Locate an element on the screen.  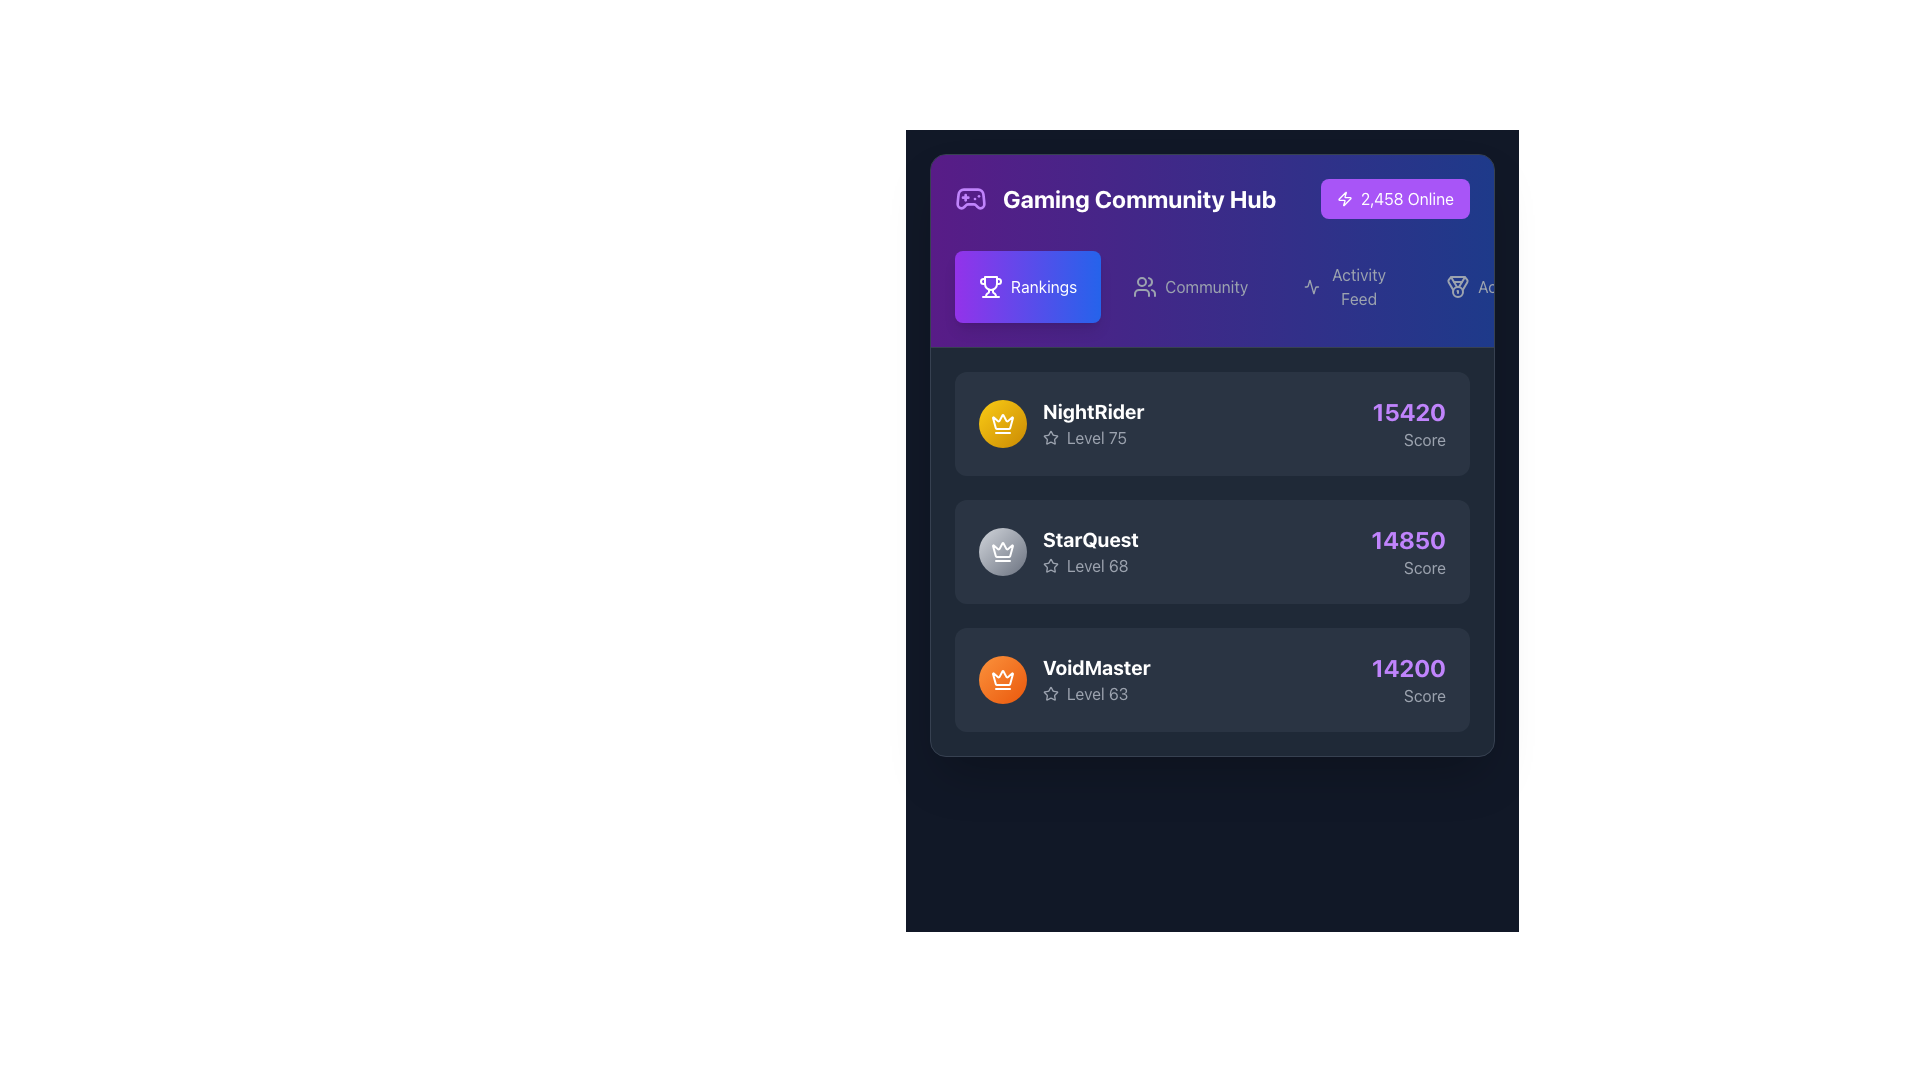
the gamepad icon located in the top-left corner of the page, above the 'Gaming Community Hub' text in the header section is located at coordinates (970, 199).